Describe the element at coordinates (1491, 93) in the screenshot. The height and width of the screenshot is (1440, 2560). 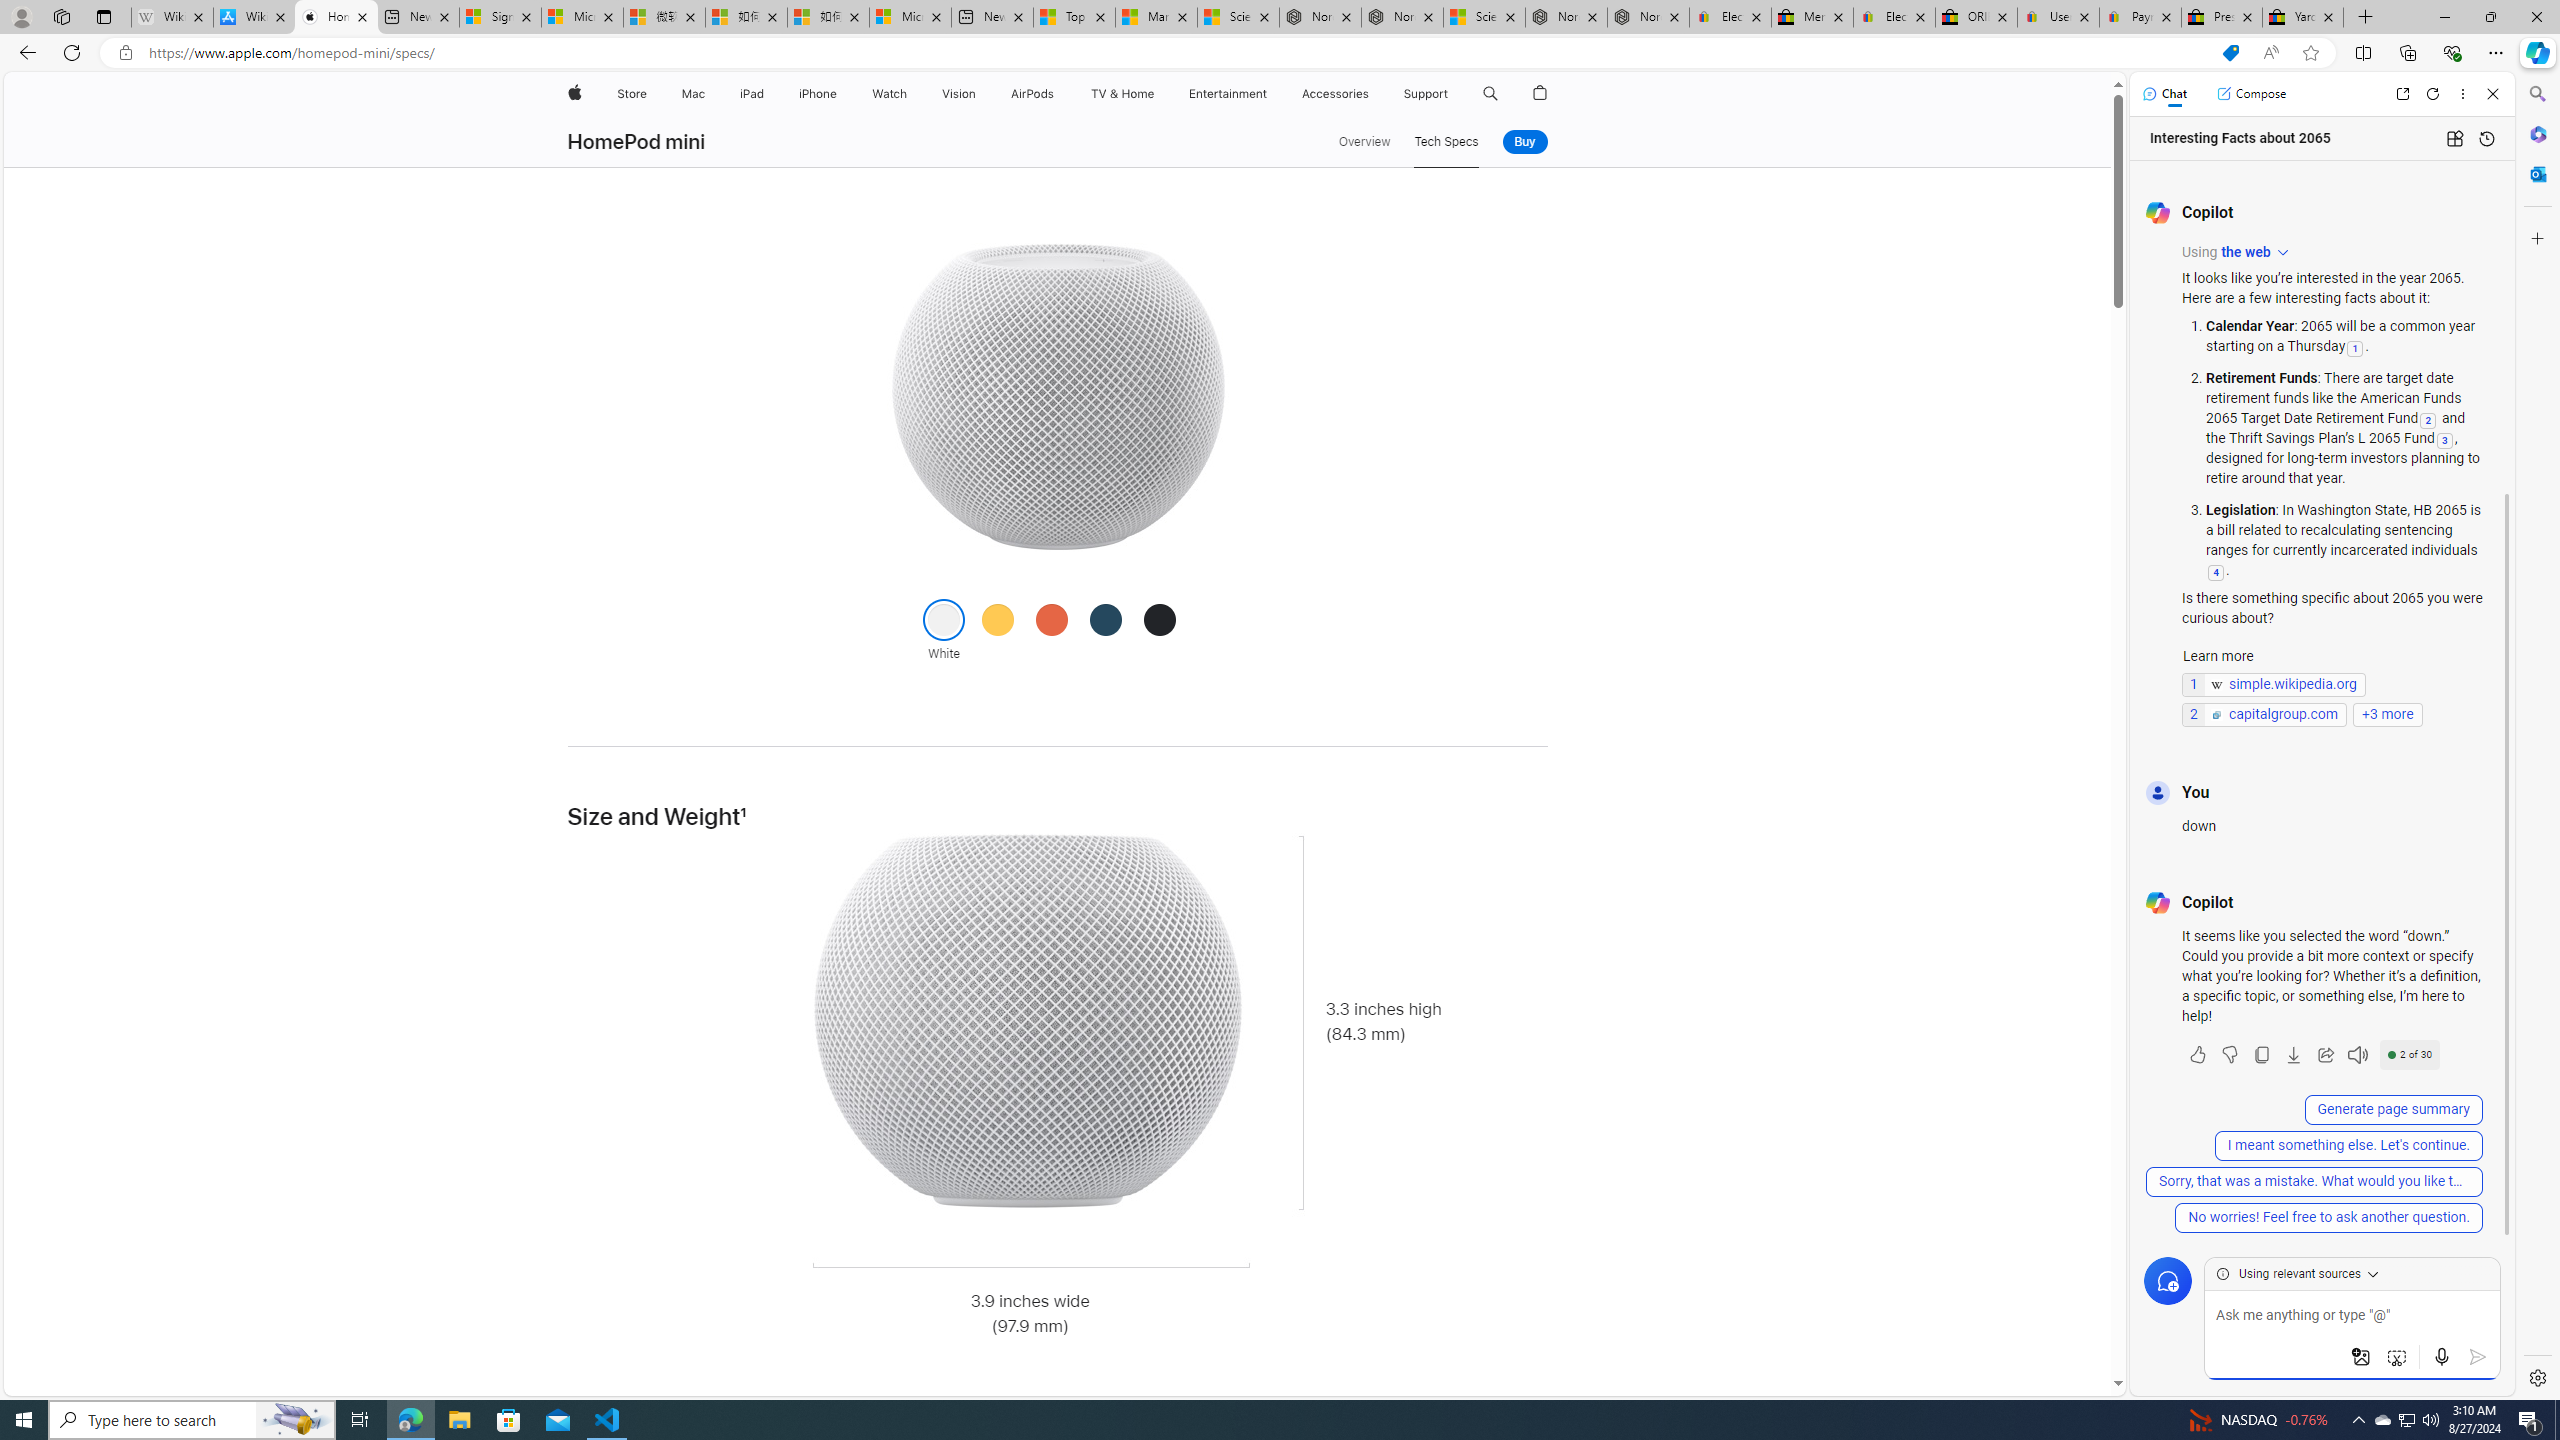
I see `'Search apple.com'` at that location.